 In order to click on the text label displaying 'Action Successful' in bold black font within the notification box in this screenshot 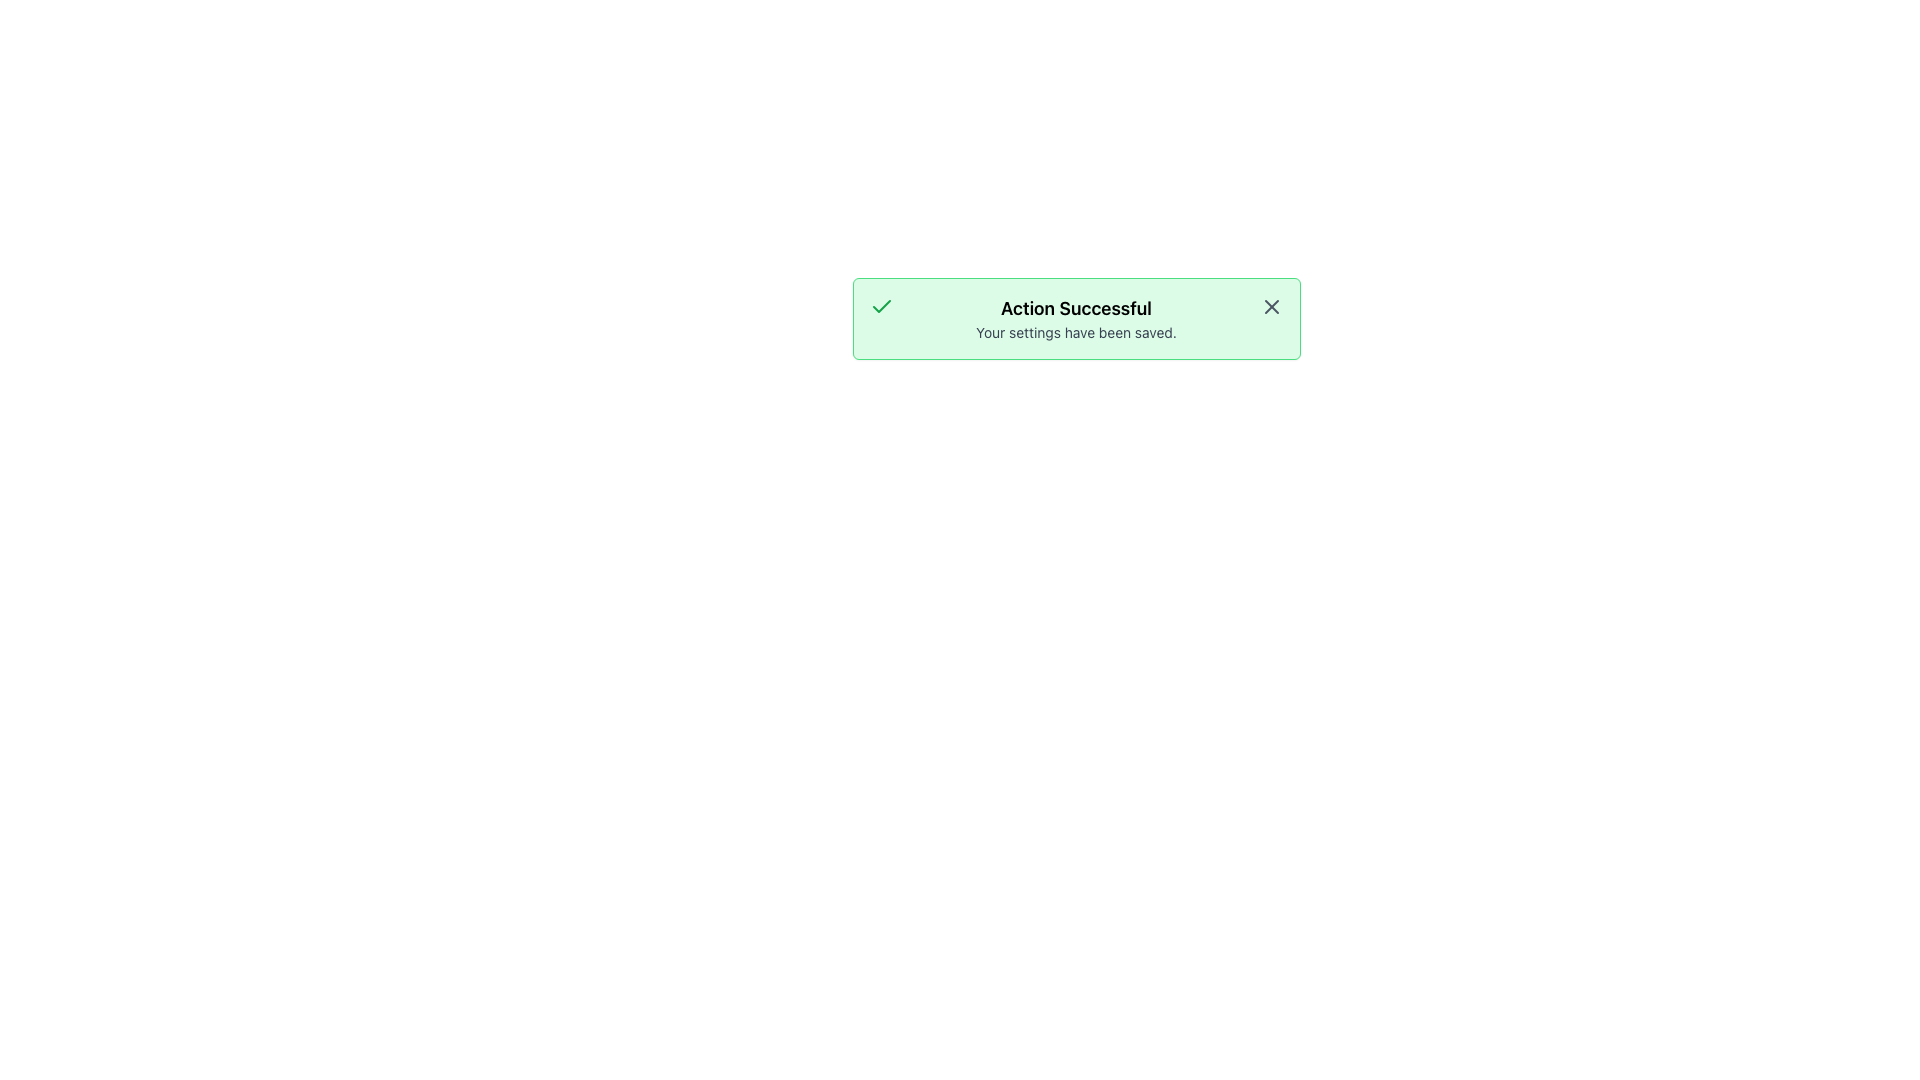, I will do `click(1075, 308)`.